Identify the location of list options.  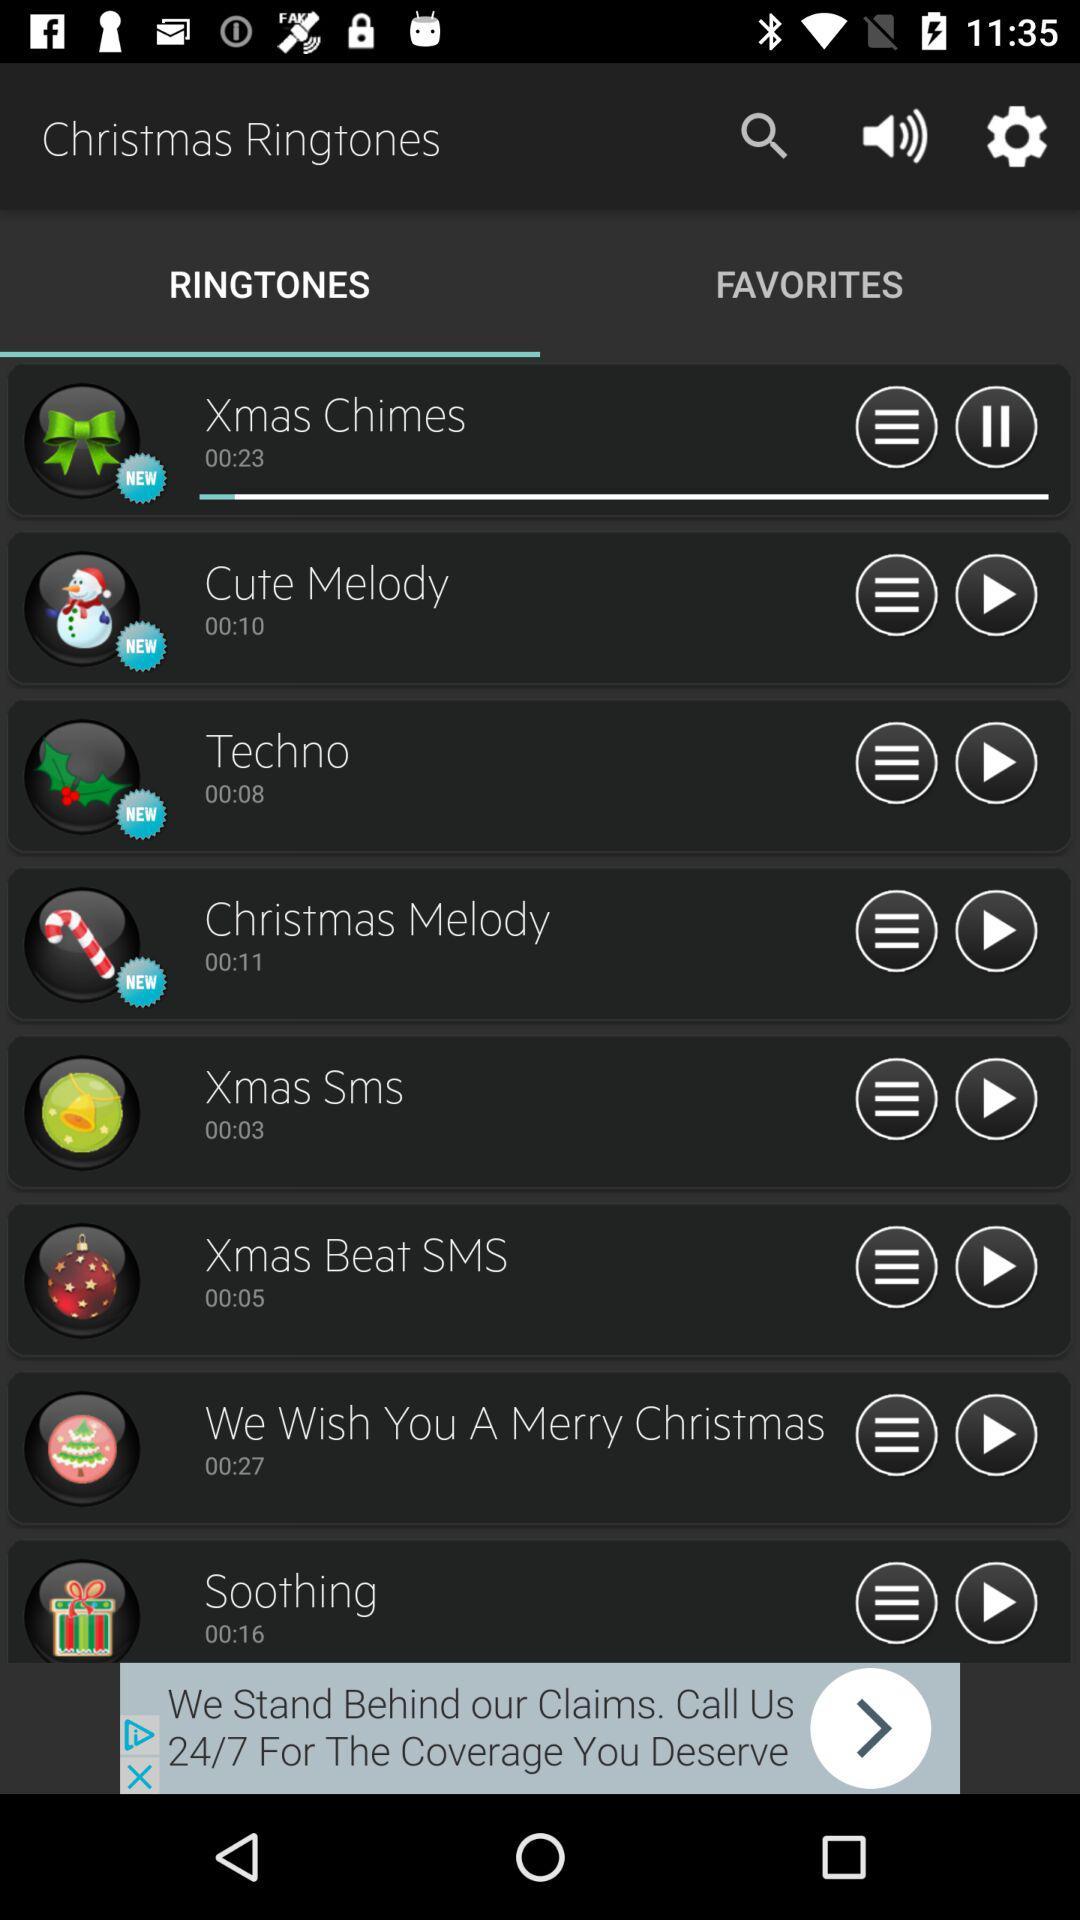
(895, 595).